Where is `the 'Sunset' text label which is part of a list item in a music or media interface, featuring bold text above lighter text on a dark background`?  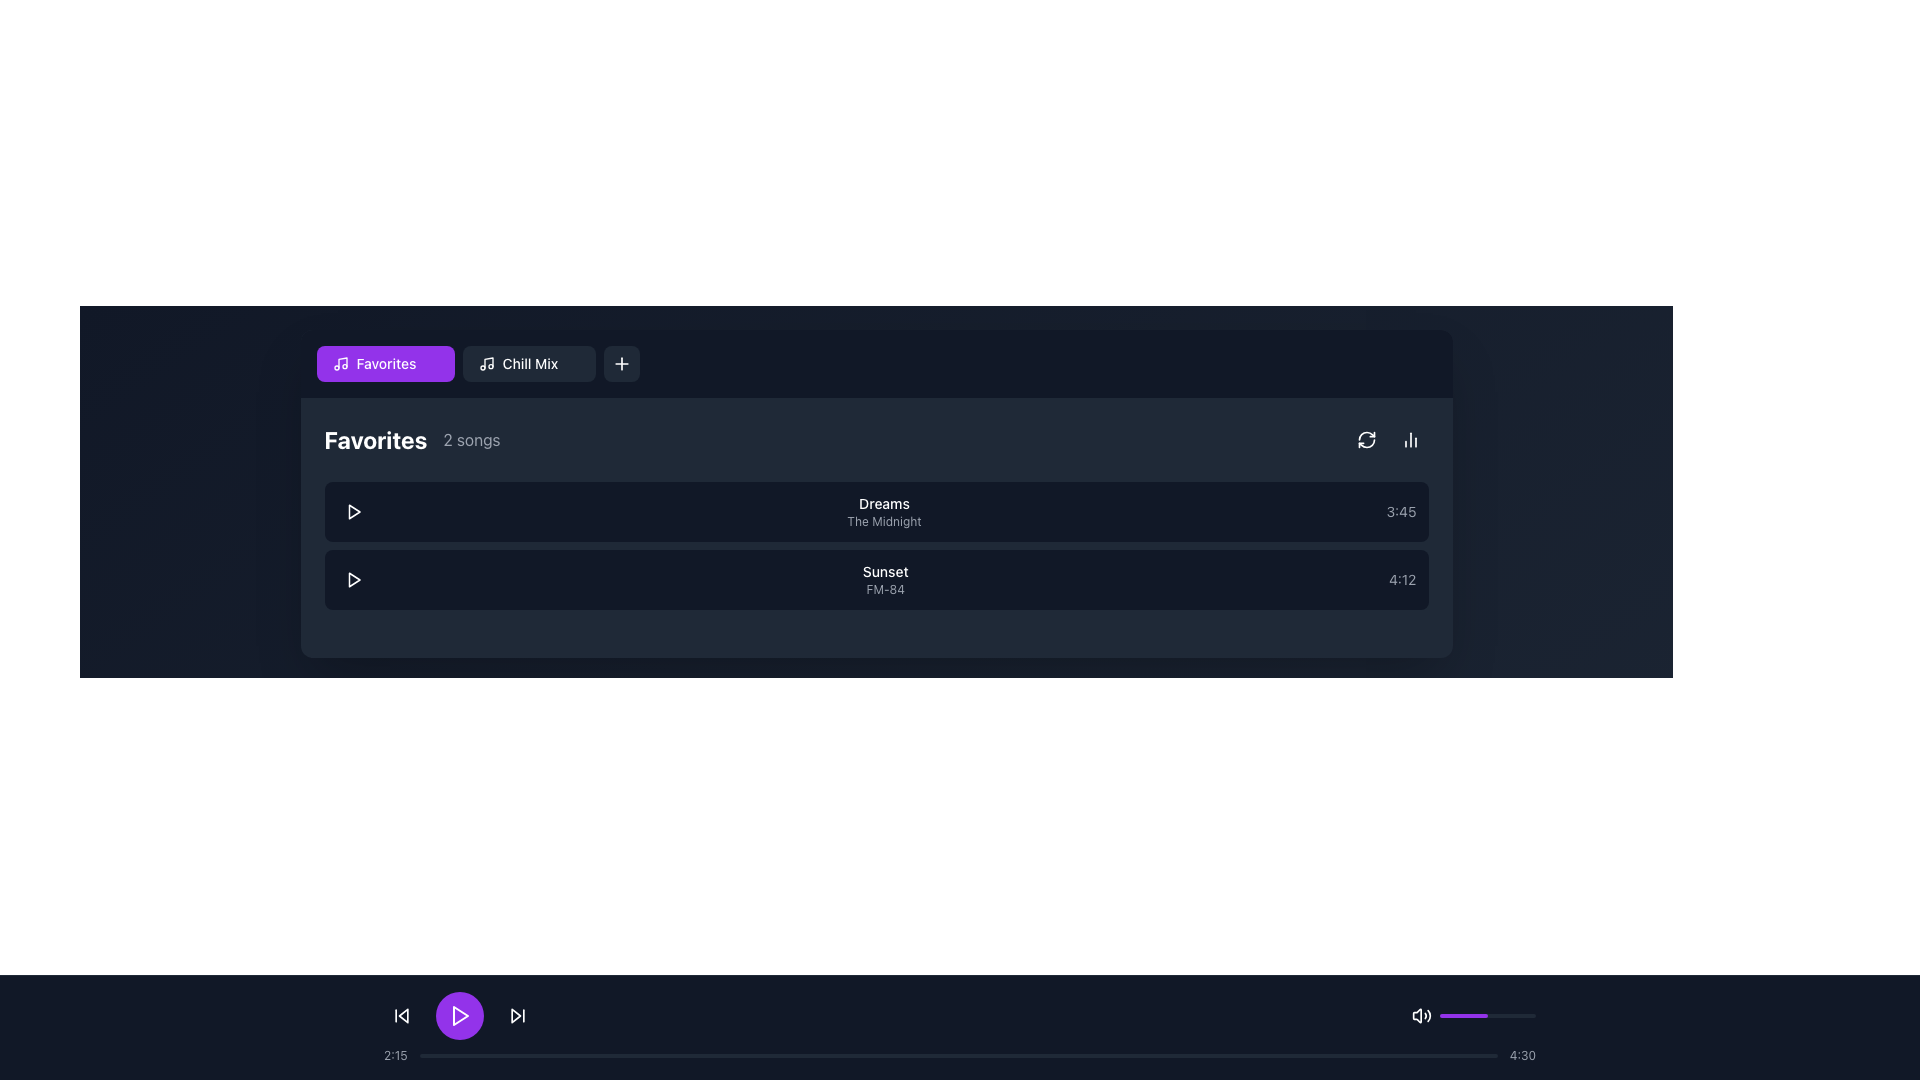 the 'Sunset' text label which is part of a list item in a music or media interface, featuring bold text above lighter text on a dark background is located at coordinates (884, 579).